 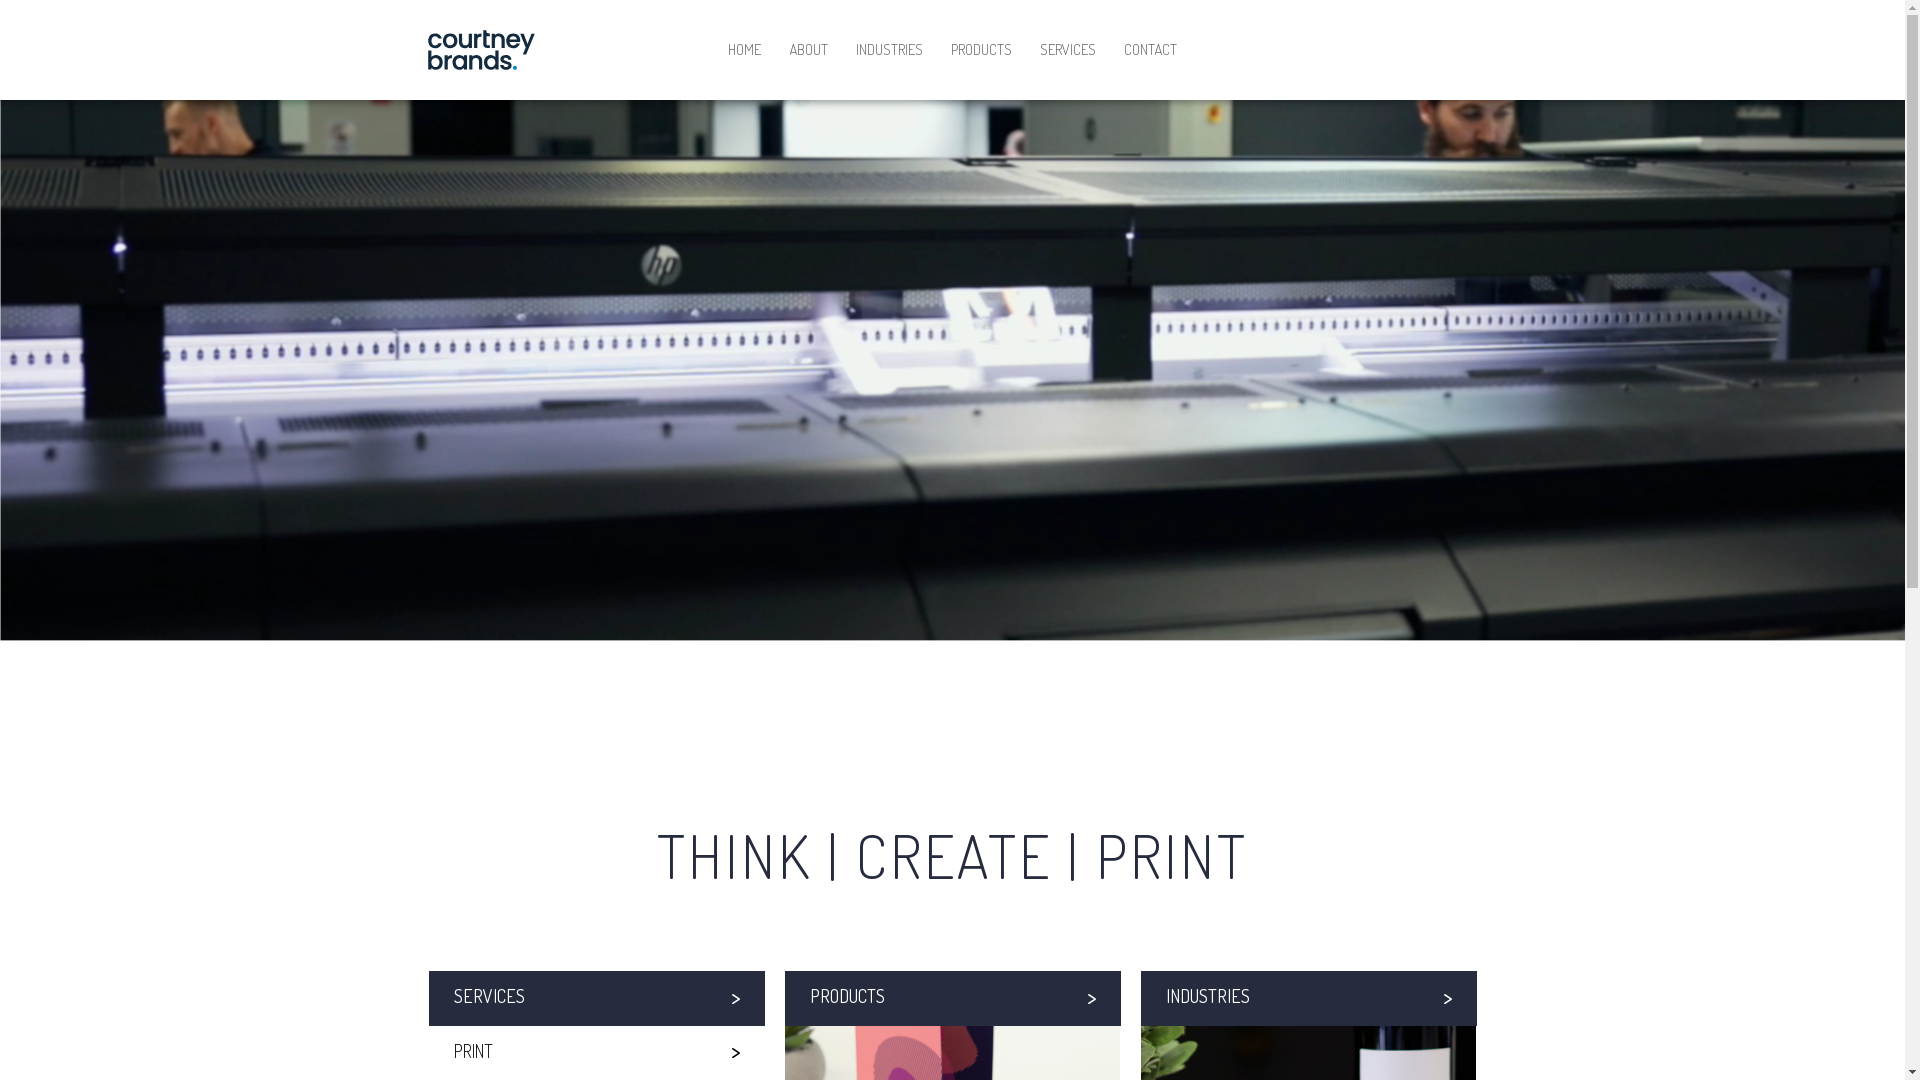 What do you see at coordinates (950, 998) in the screenshot?
I see `'PRODUCTS'` at bounding box center [950, 998].